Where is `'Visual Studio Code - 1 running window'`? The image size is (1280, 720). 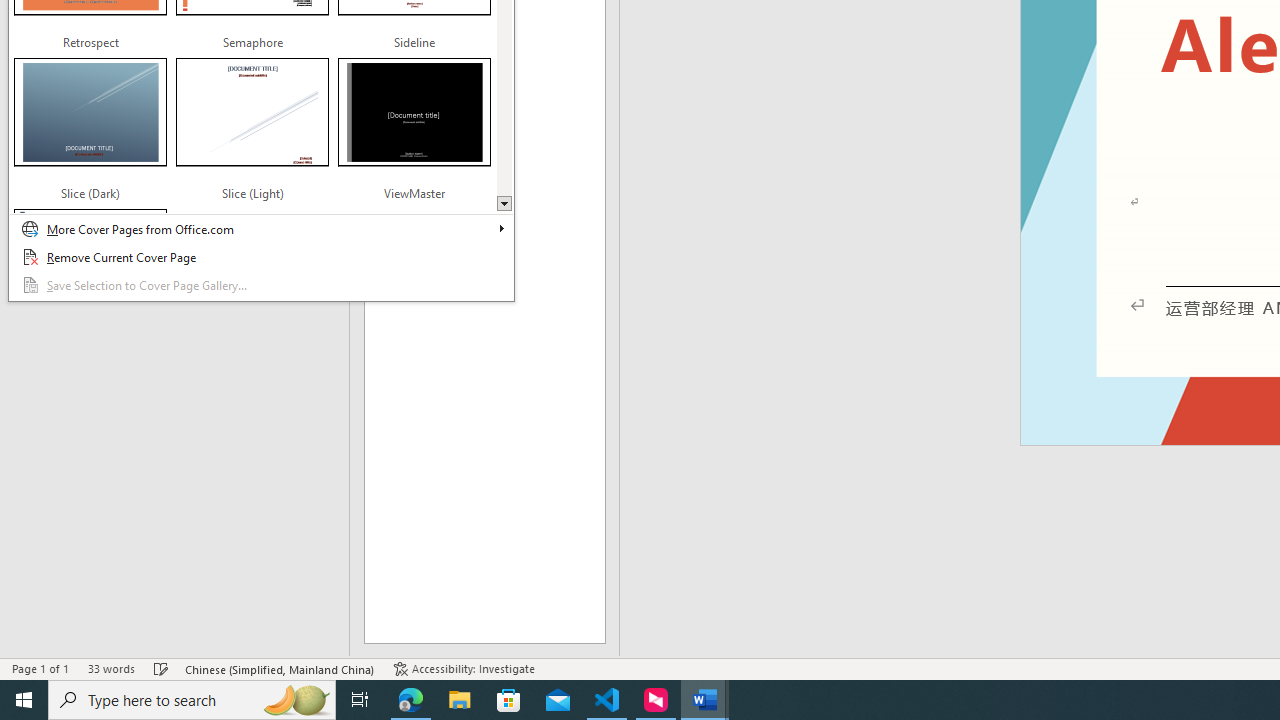 'Visual Studio Code - 1 running window' is located at coordinates (606, 698).